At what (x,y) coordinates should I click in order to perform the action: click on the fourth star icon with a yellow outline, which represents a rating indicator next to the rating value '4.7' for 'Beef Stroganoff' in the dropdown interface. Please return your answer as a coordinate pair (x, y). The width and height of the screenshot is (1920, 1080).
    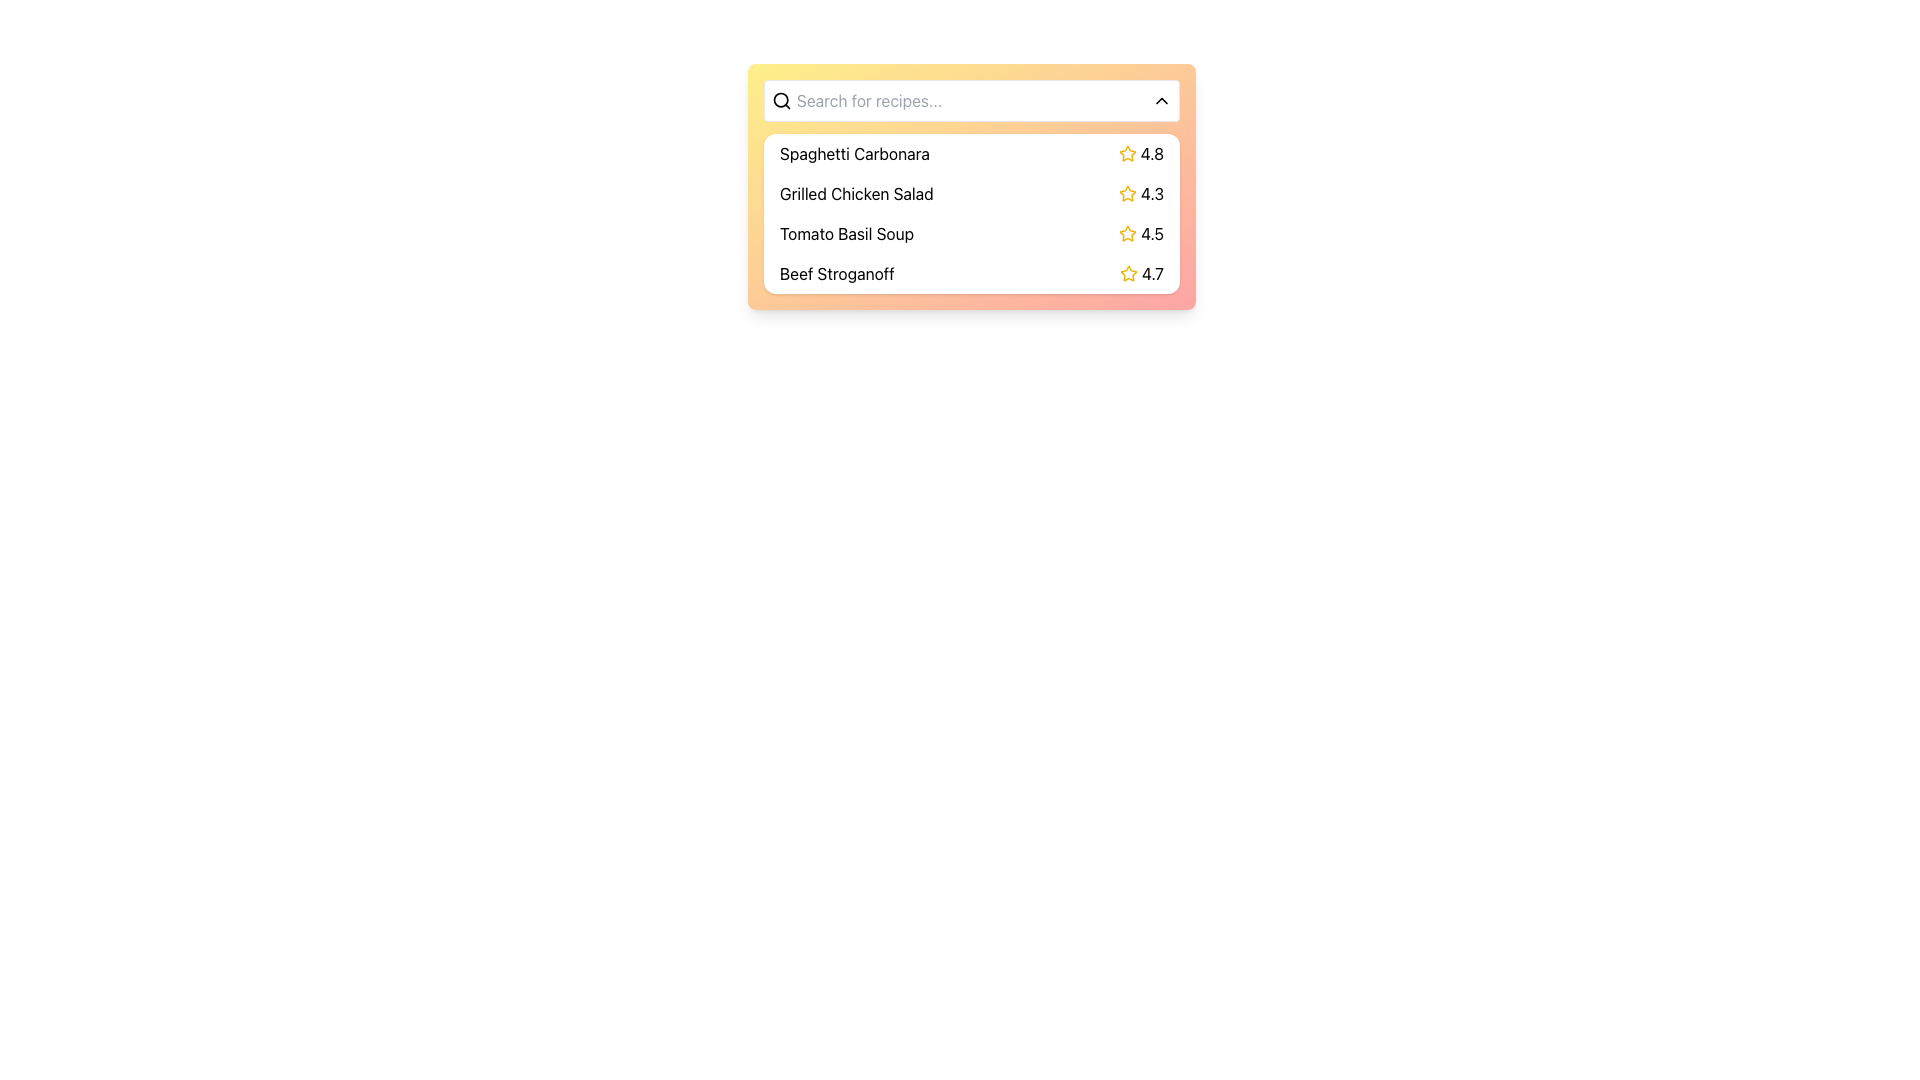
    Looking at the image, I should click on (1128, 273).